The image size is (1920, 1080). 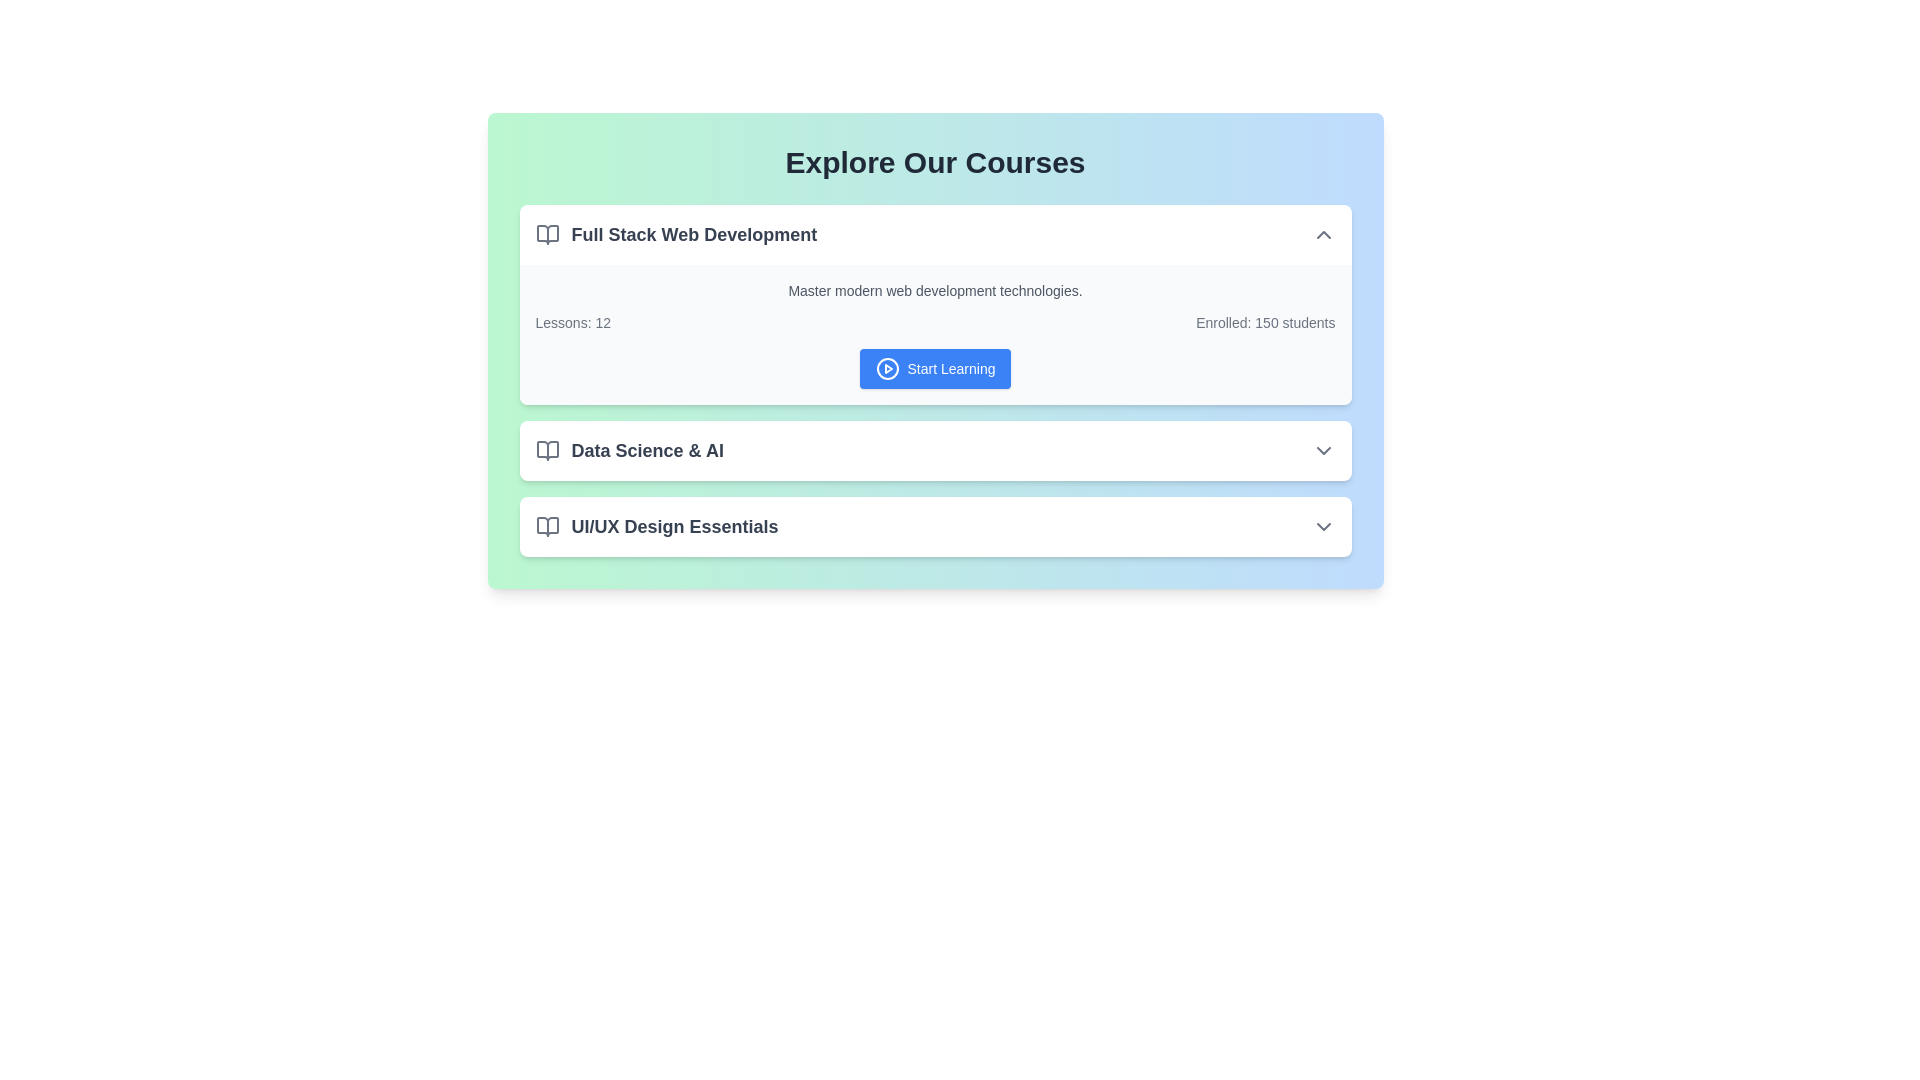 I want to click on the static text label displaying 'Lessons: 12', which is part of the course details for 'Full Stack Web Development', so click(x=572, y=322).